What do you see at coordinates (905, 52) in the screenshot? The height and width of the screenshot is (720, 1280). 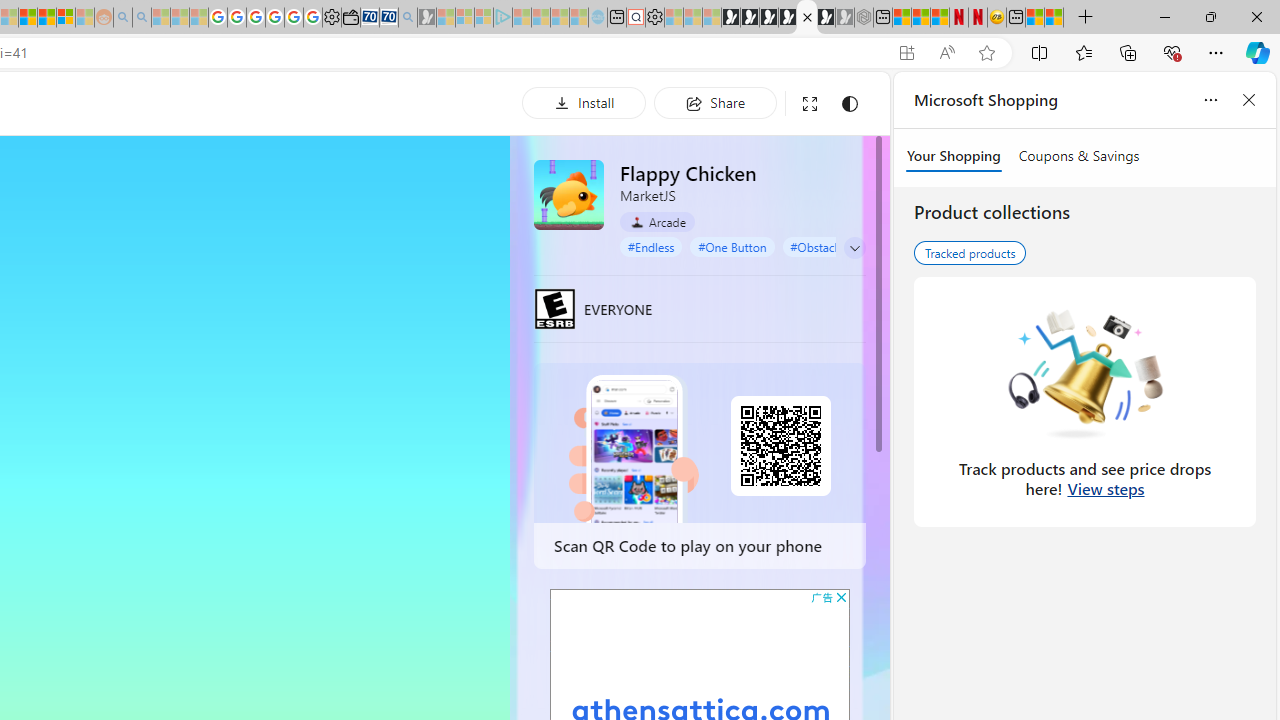 I see `'App available. Install Flappy Chicken'` at bounding box center [905, 52].